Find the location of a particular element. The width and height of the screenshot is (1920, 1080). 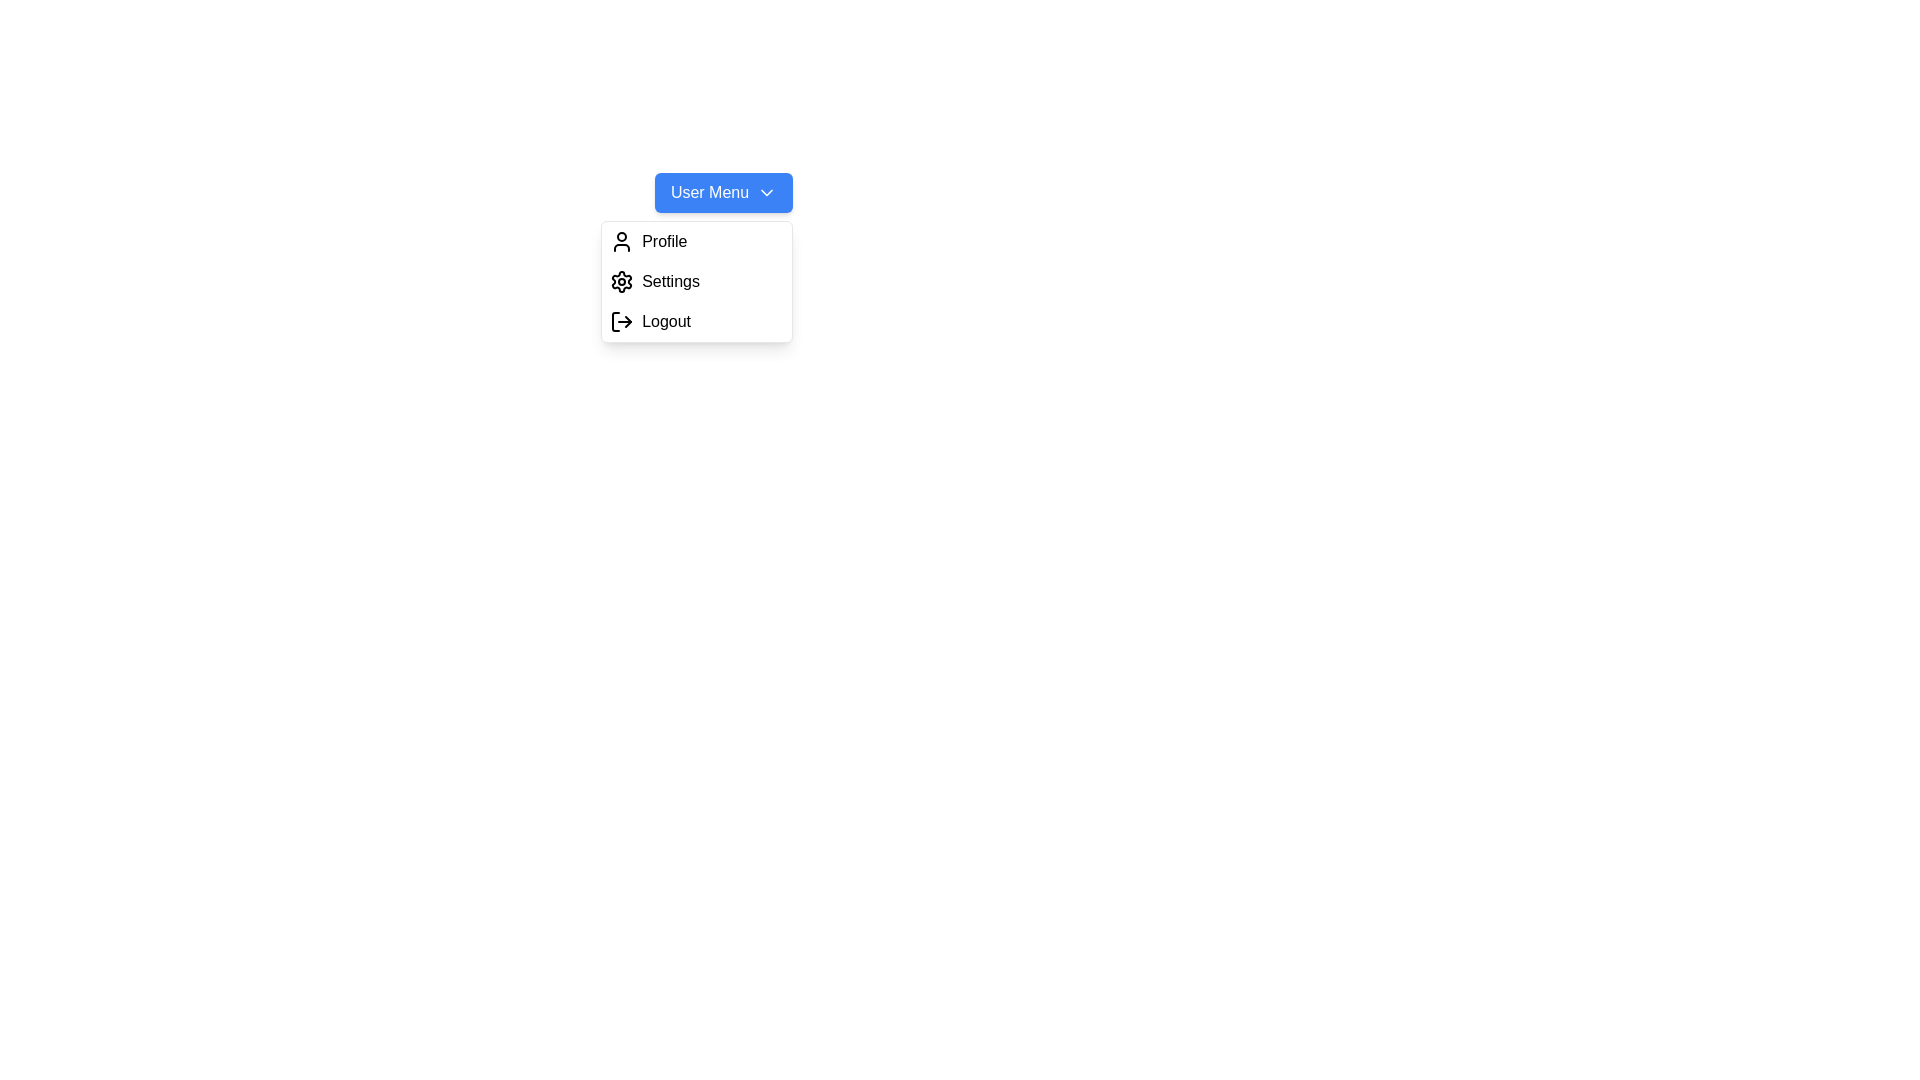

the dropdown trigger button located at the top right of the modal structure is located at coordinates (723, 192).